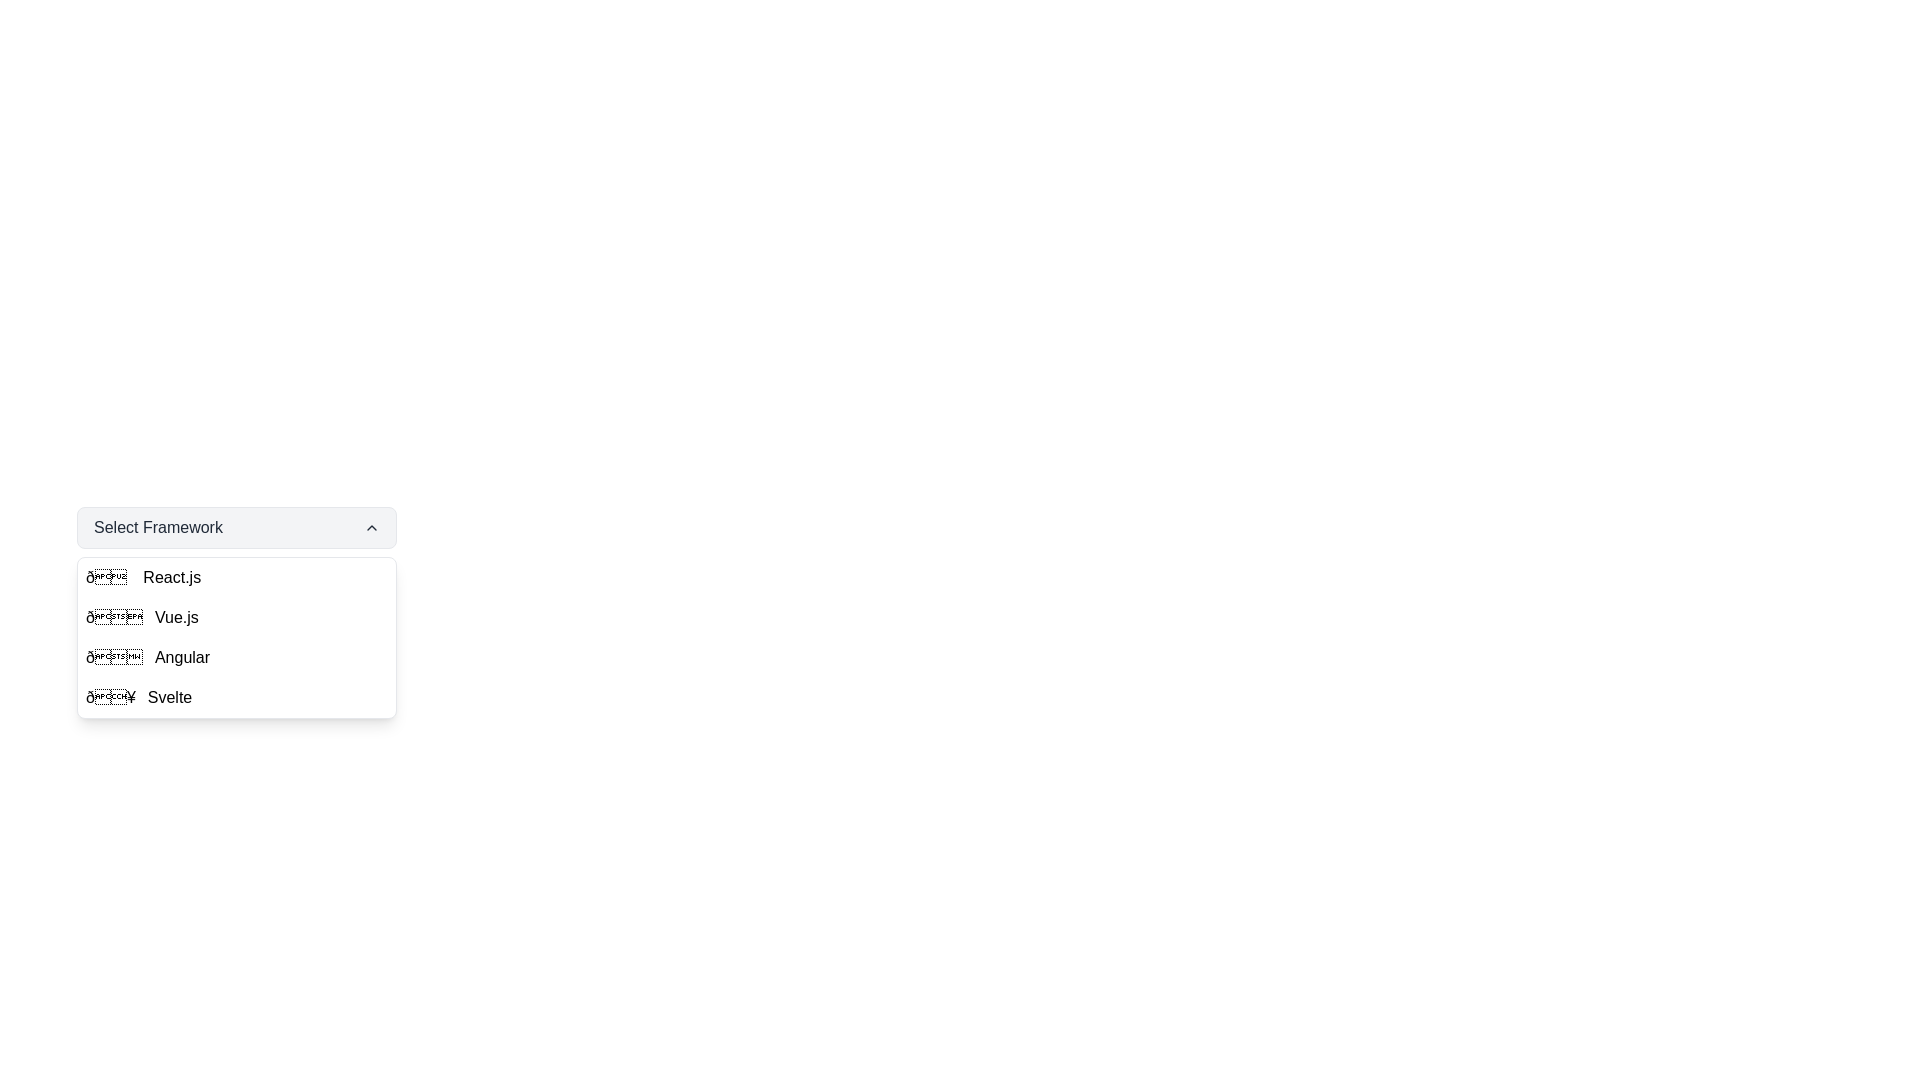 The image size is (1920, 1080). I want to click on the first item in the dropdown menu that allows the user to select the 'React.js' framework, so click(236, 578).